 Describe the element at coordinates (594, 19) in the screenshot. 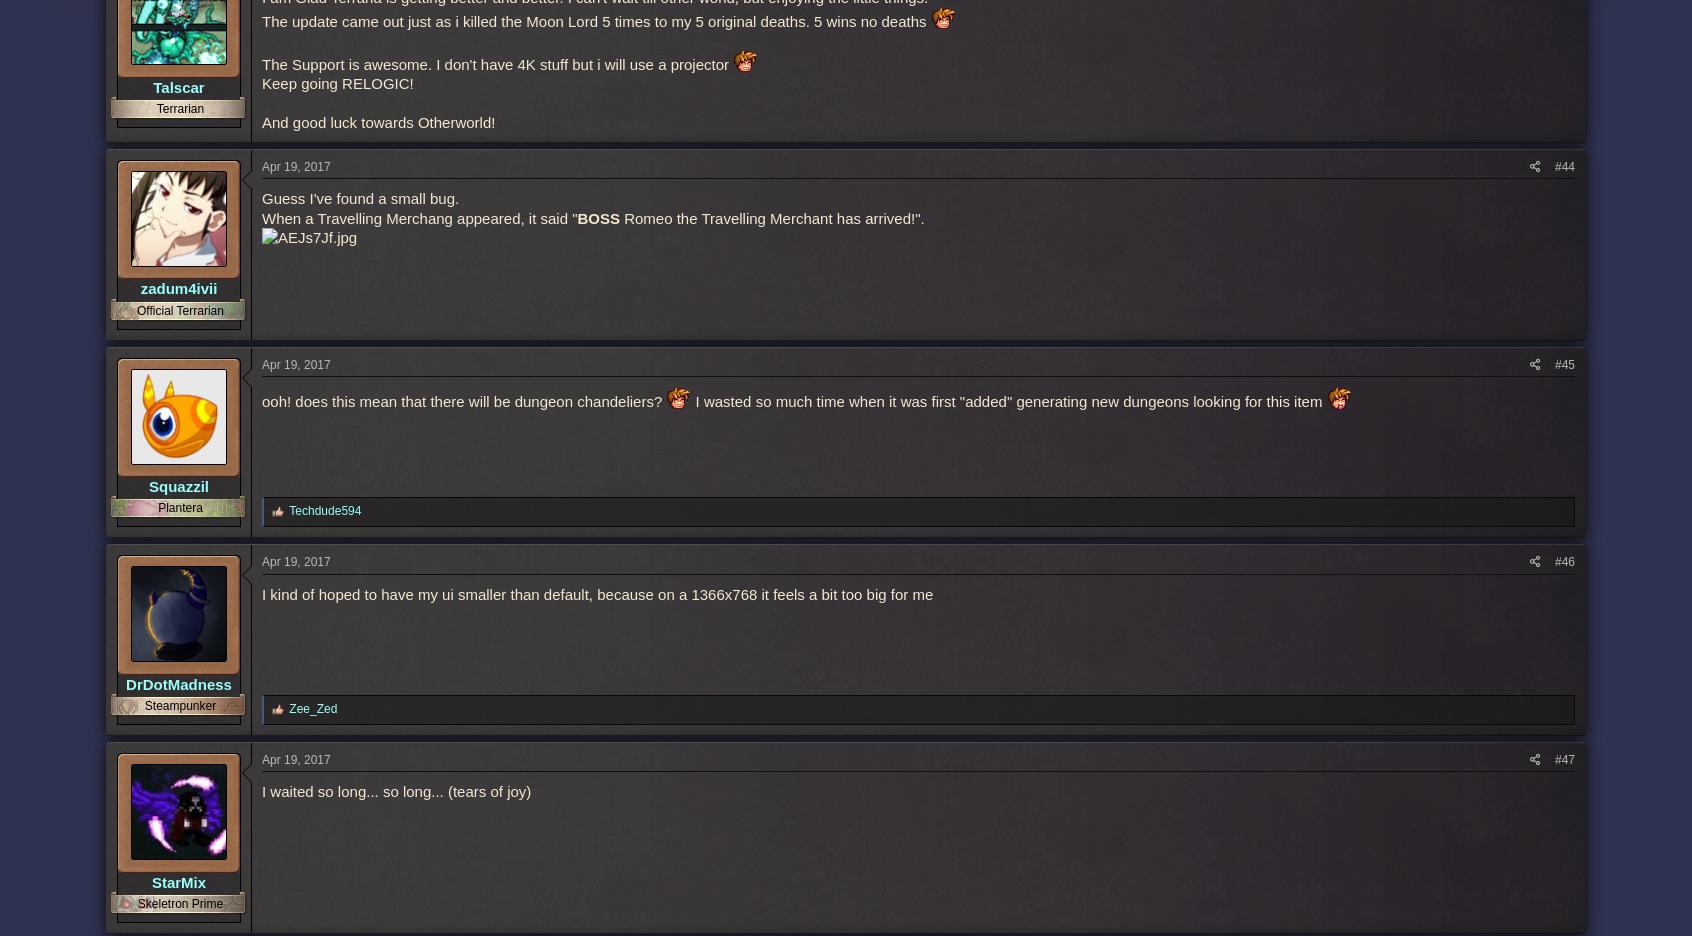

I see `'The update came out just as i killed the Moon Lord 5 times to my 5 original deaths. 5 wins no deaths'` at that location.